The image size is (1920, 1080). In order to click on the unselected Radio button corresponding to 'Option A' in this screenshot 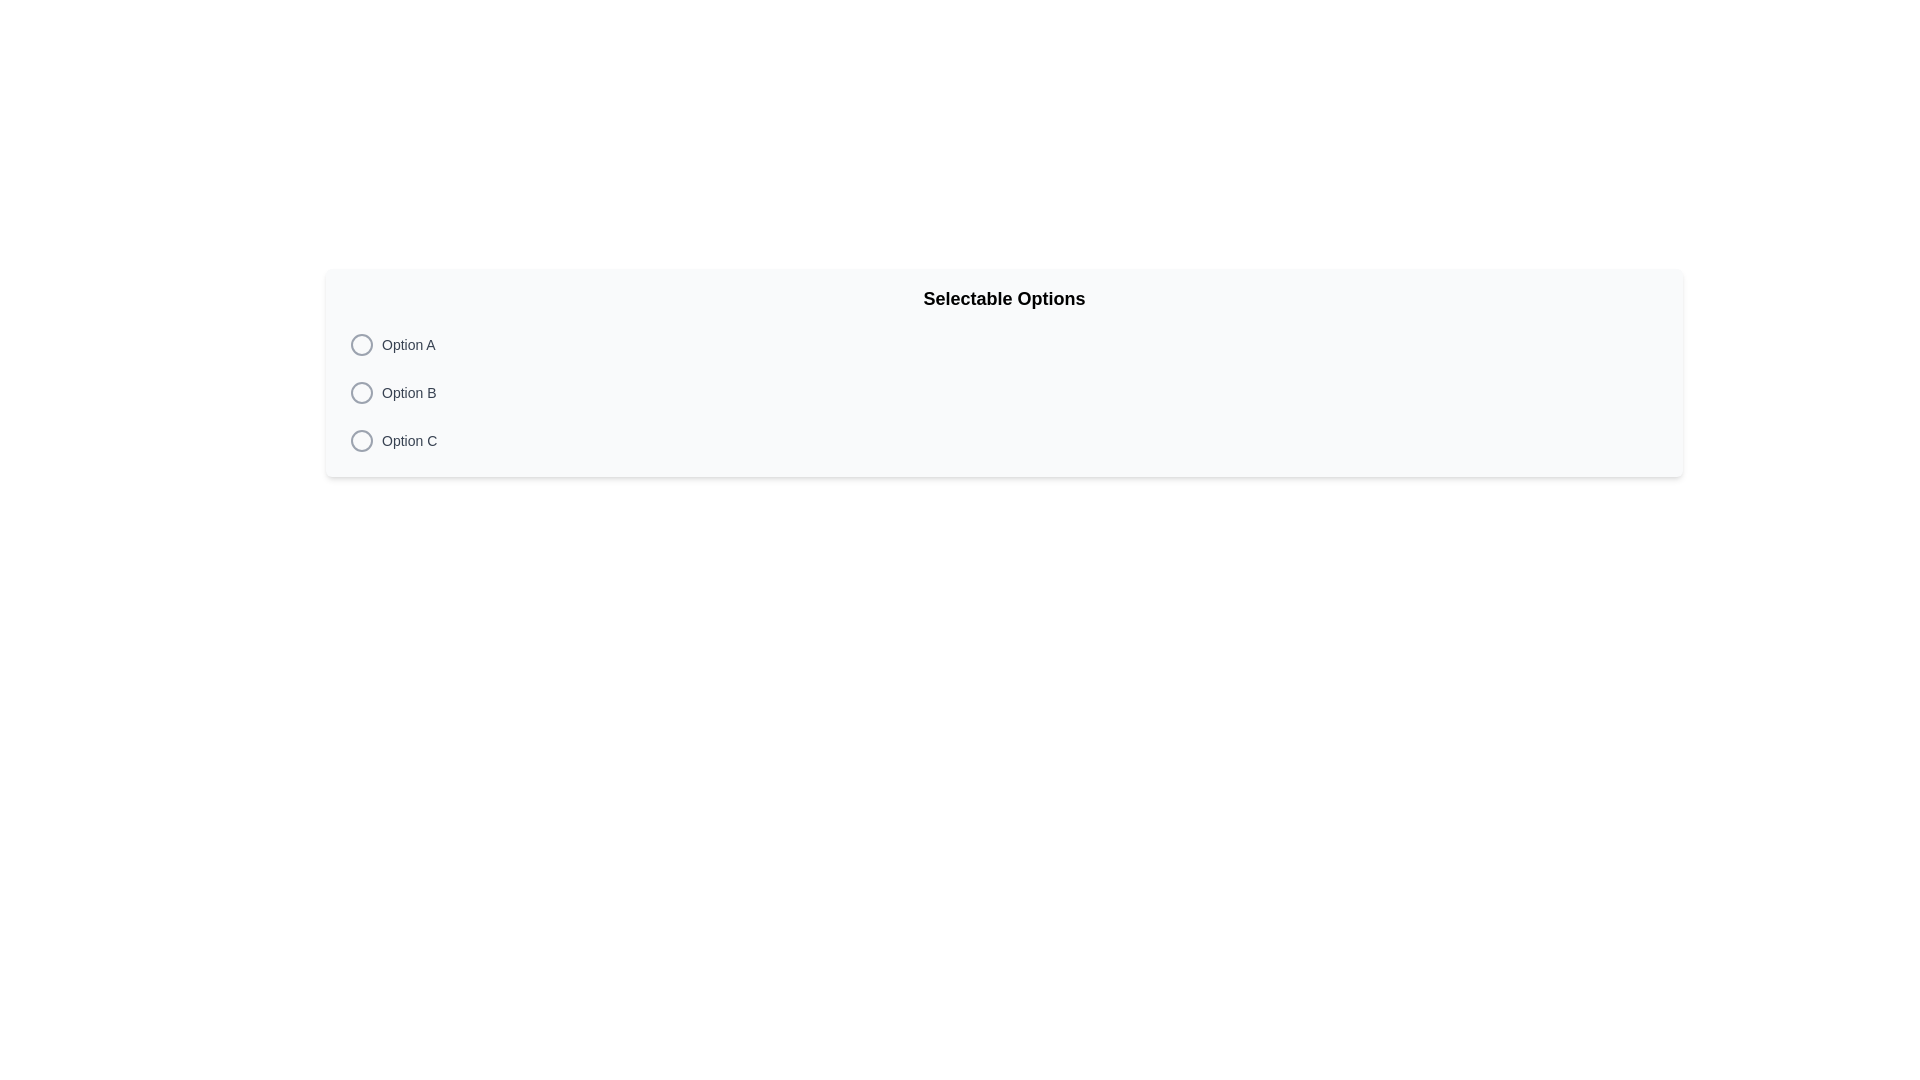, I will do `click(361, 343)`.